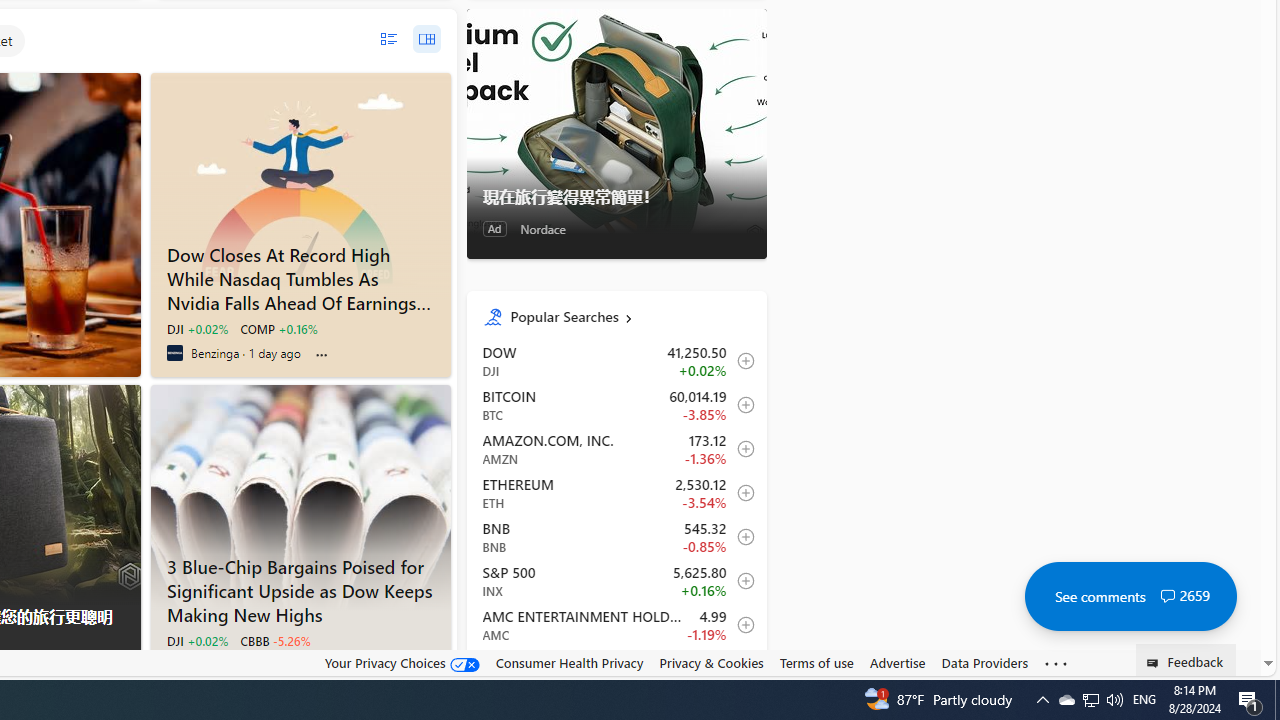 This screenshot has height=720, width=1280. Describe the element at coordinates (1130, 595) in the screenshot. I see `'See comments 2659'` at that location.